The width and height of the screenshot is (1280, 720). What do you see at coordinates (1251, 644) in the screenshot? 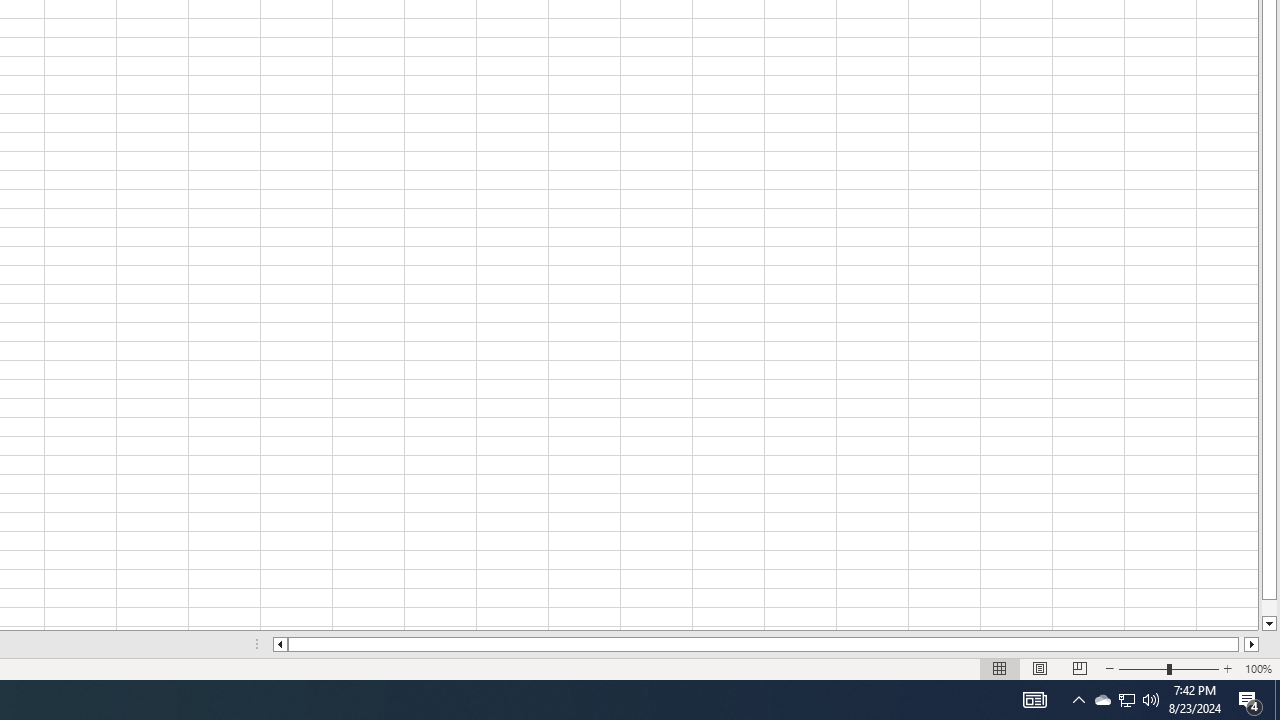
I see `'Column right'` at bounding box center [1251, 644].